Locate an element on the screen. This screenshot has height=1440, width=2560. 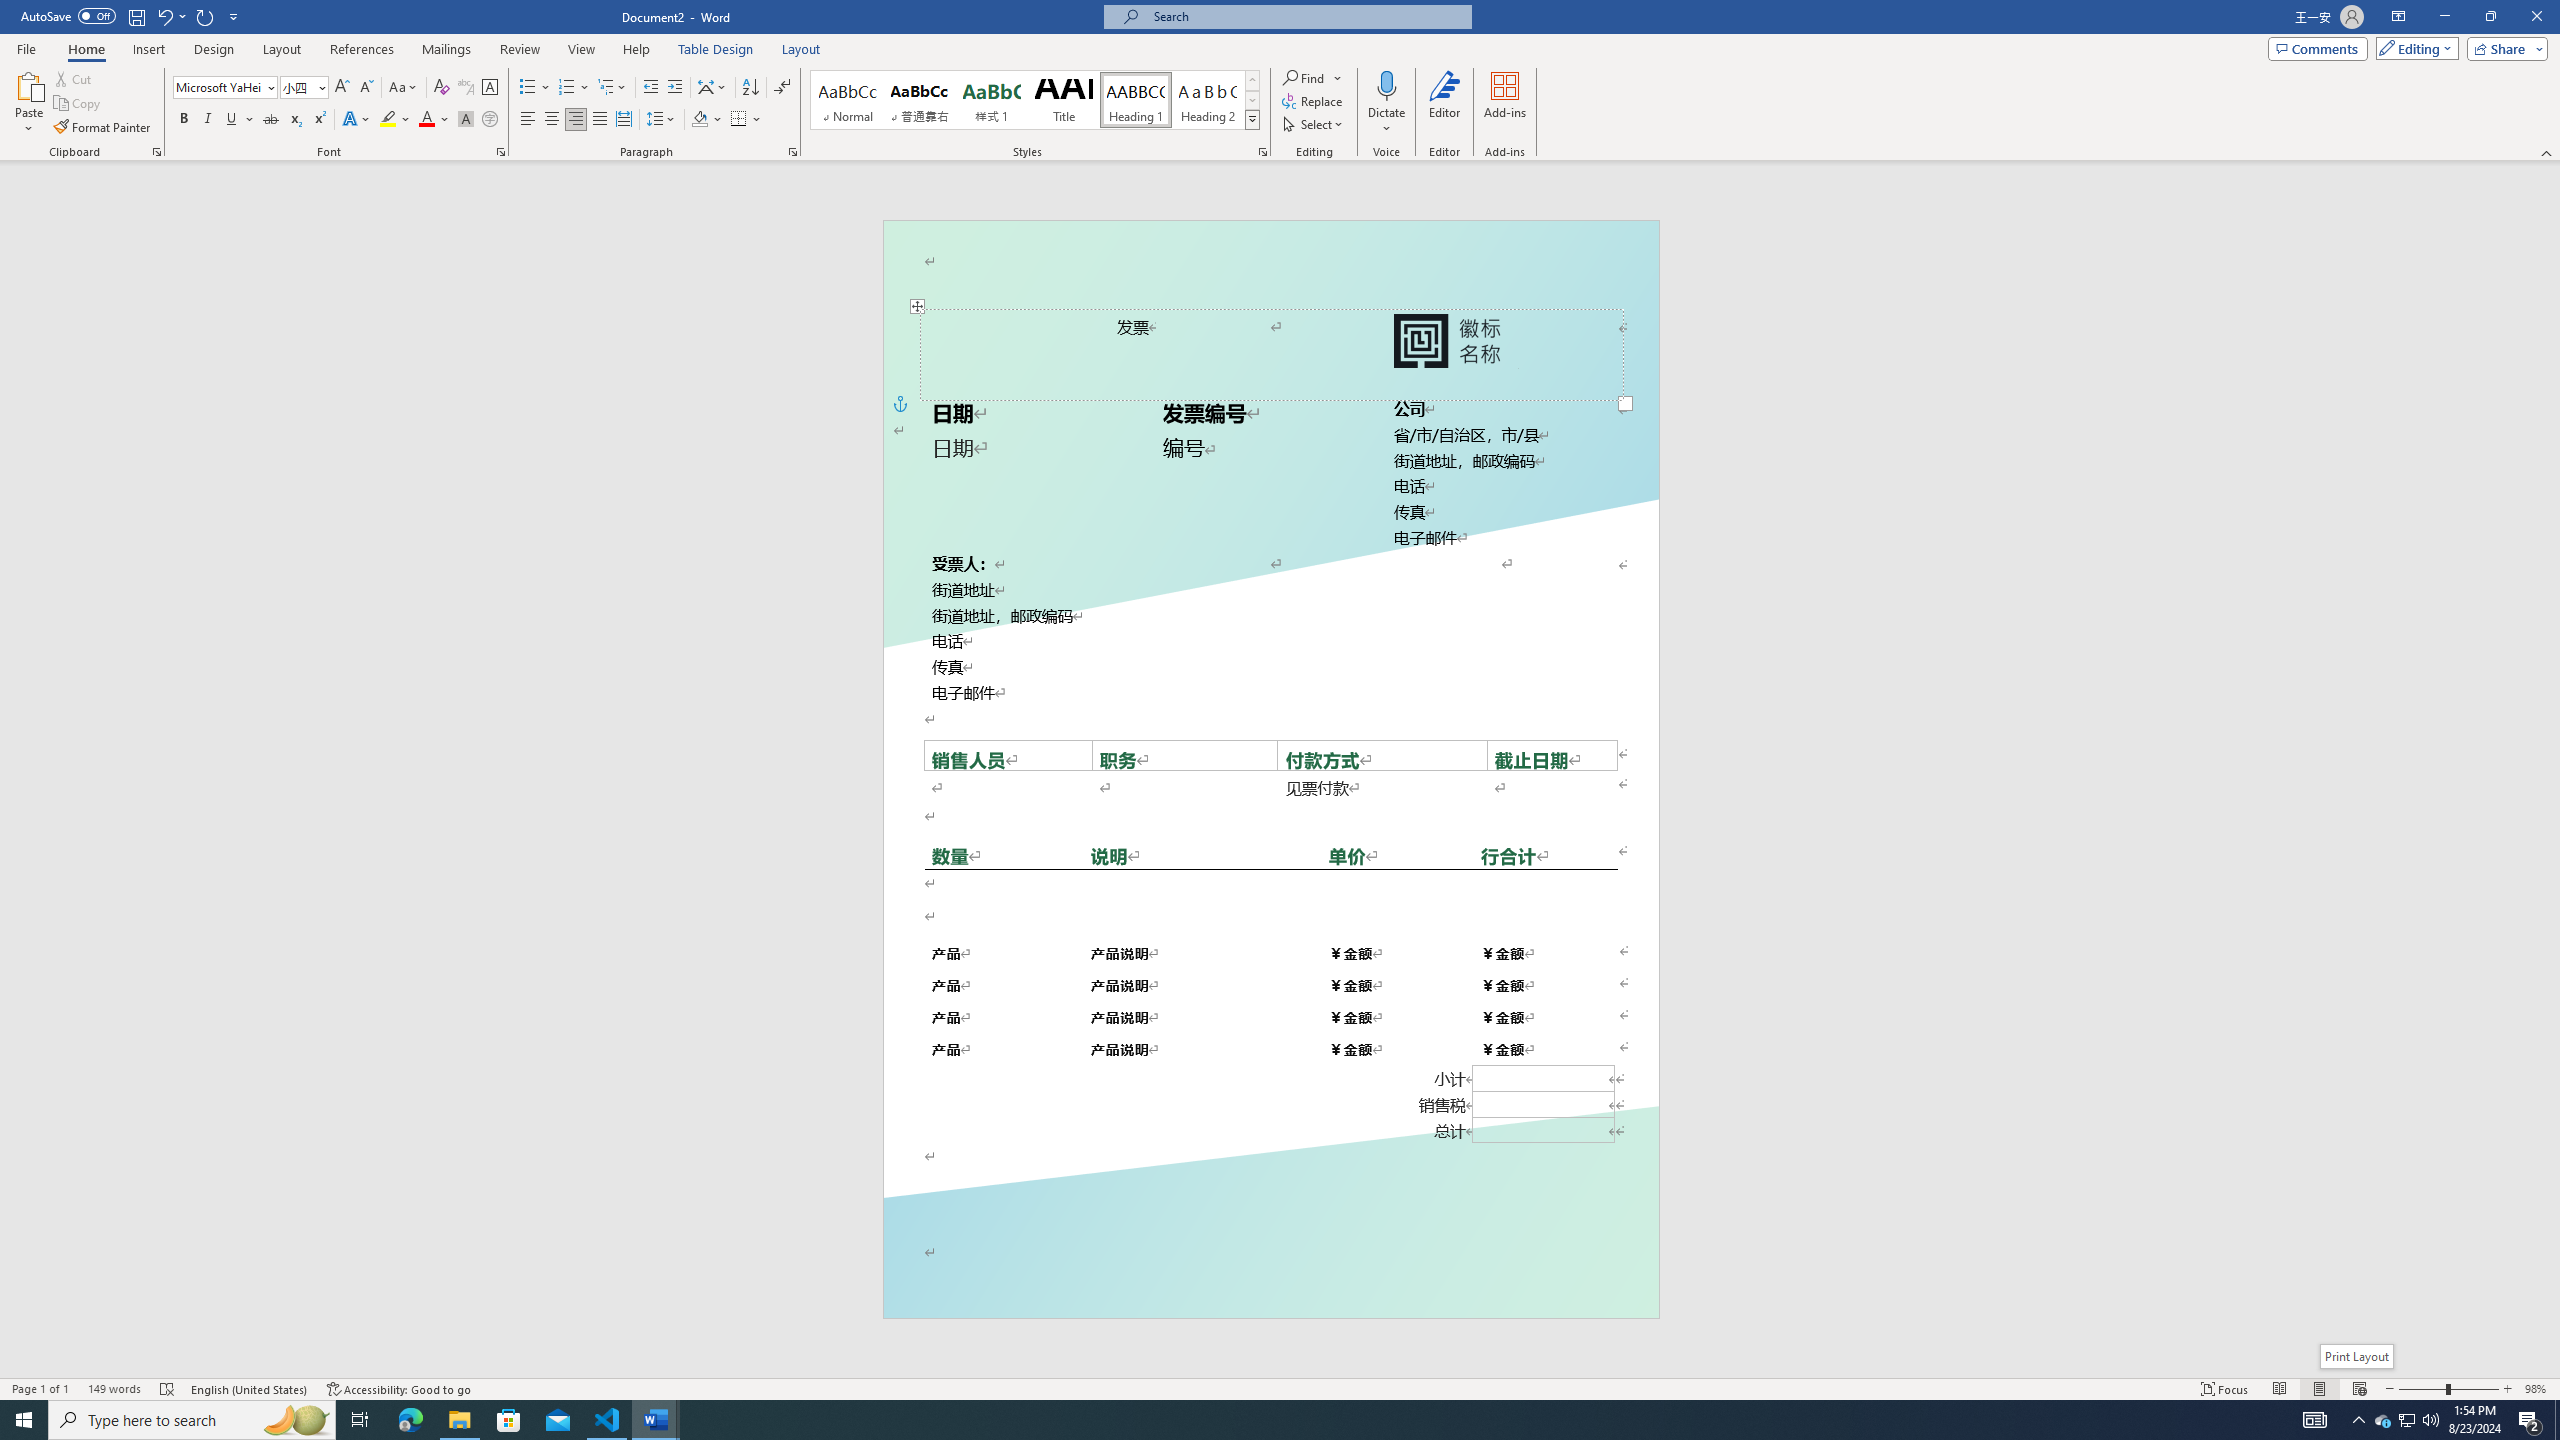
'Row Down' is located at coordinates (1251, 99).